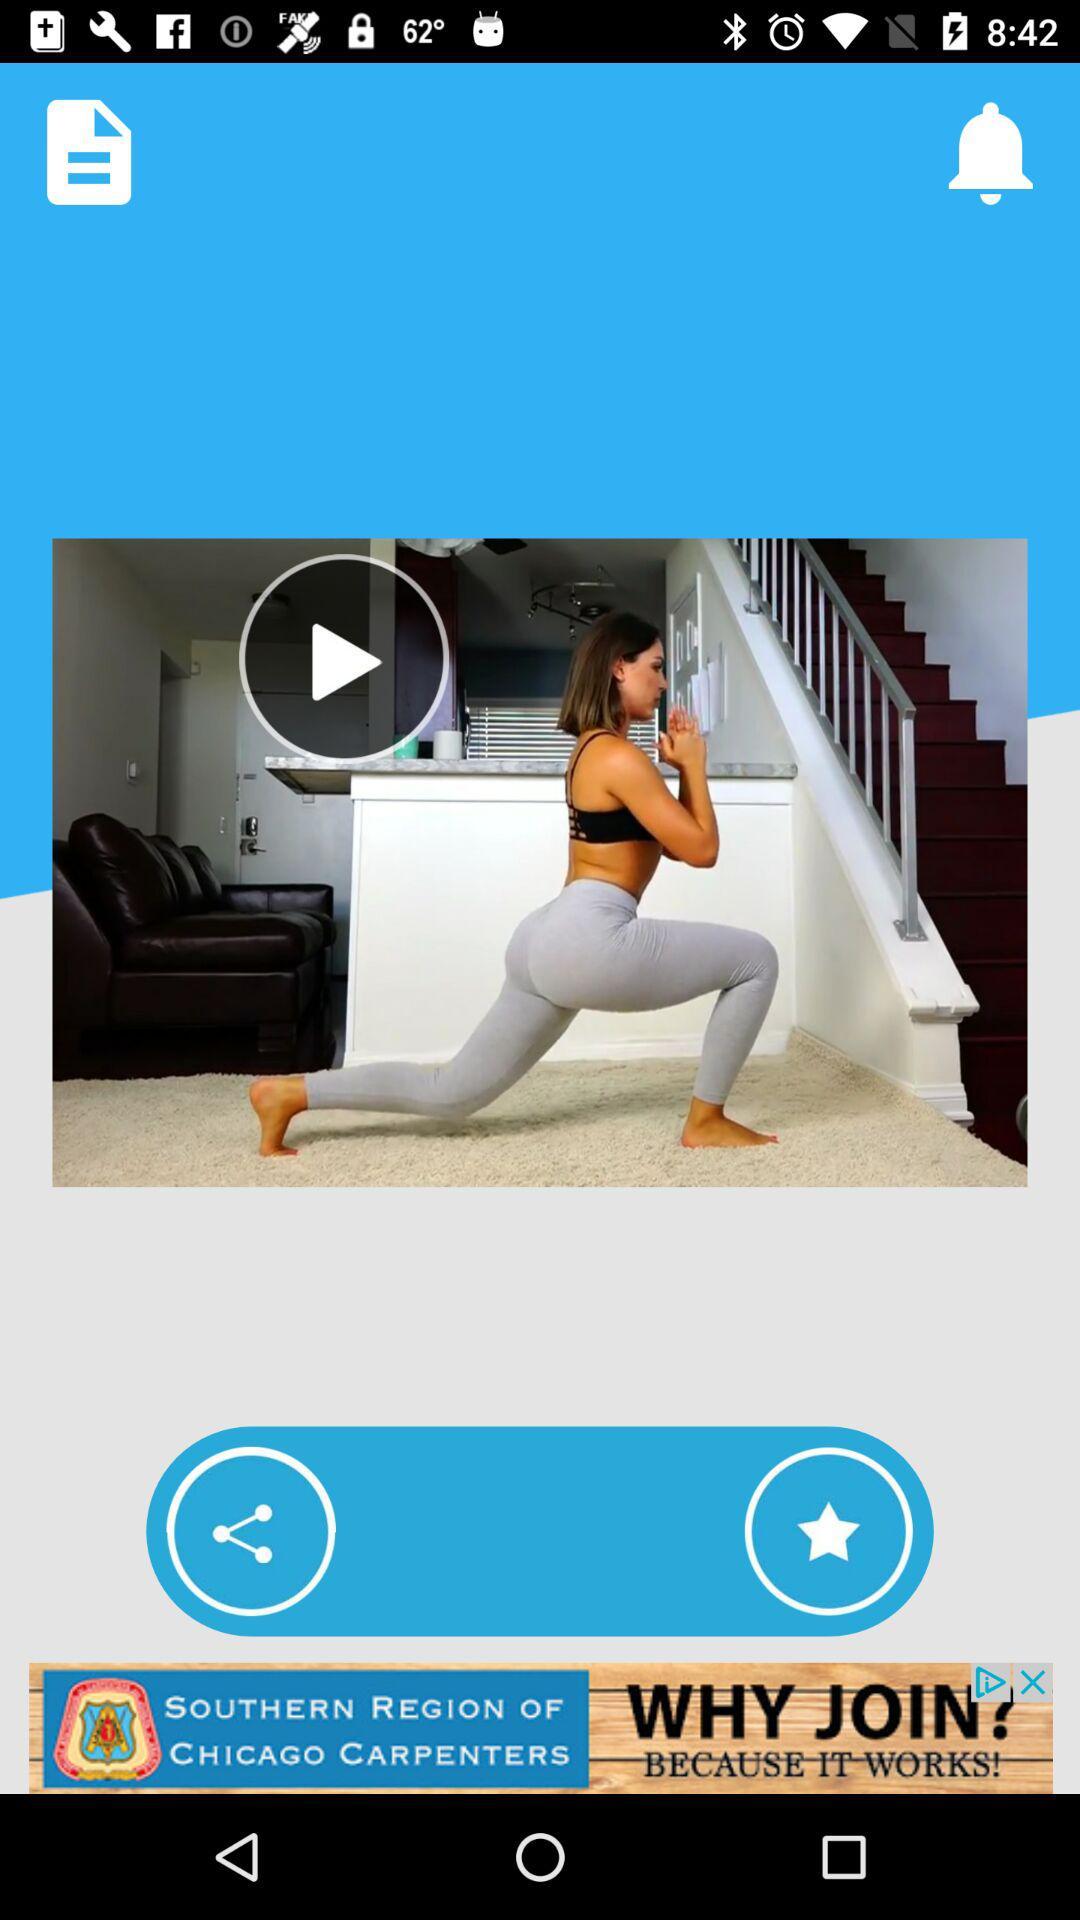 The width and height of the screenshot is (1080, 1920). I want to click on share this video, so click(250, 1530).